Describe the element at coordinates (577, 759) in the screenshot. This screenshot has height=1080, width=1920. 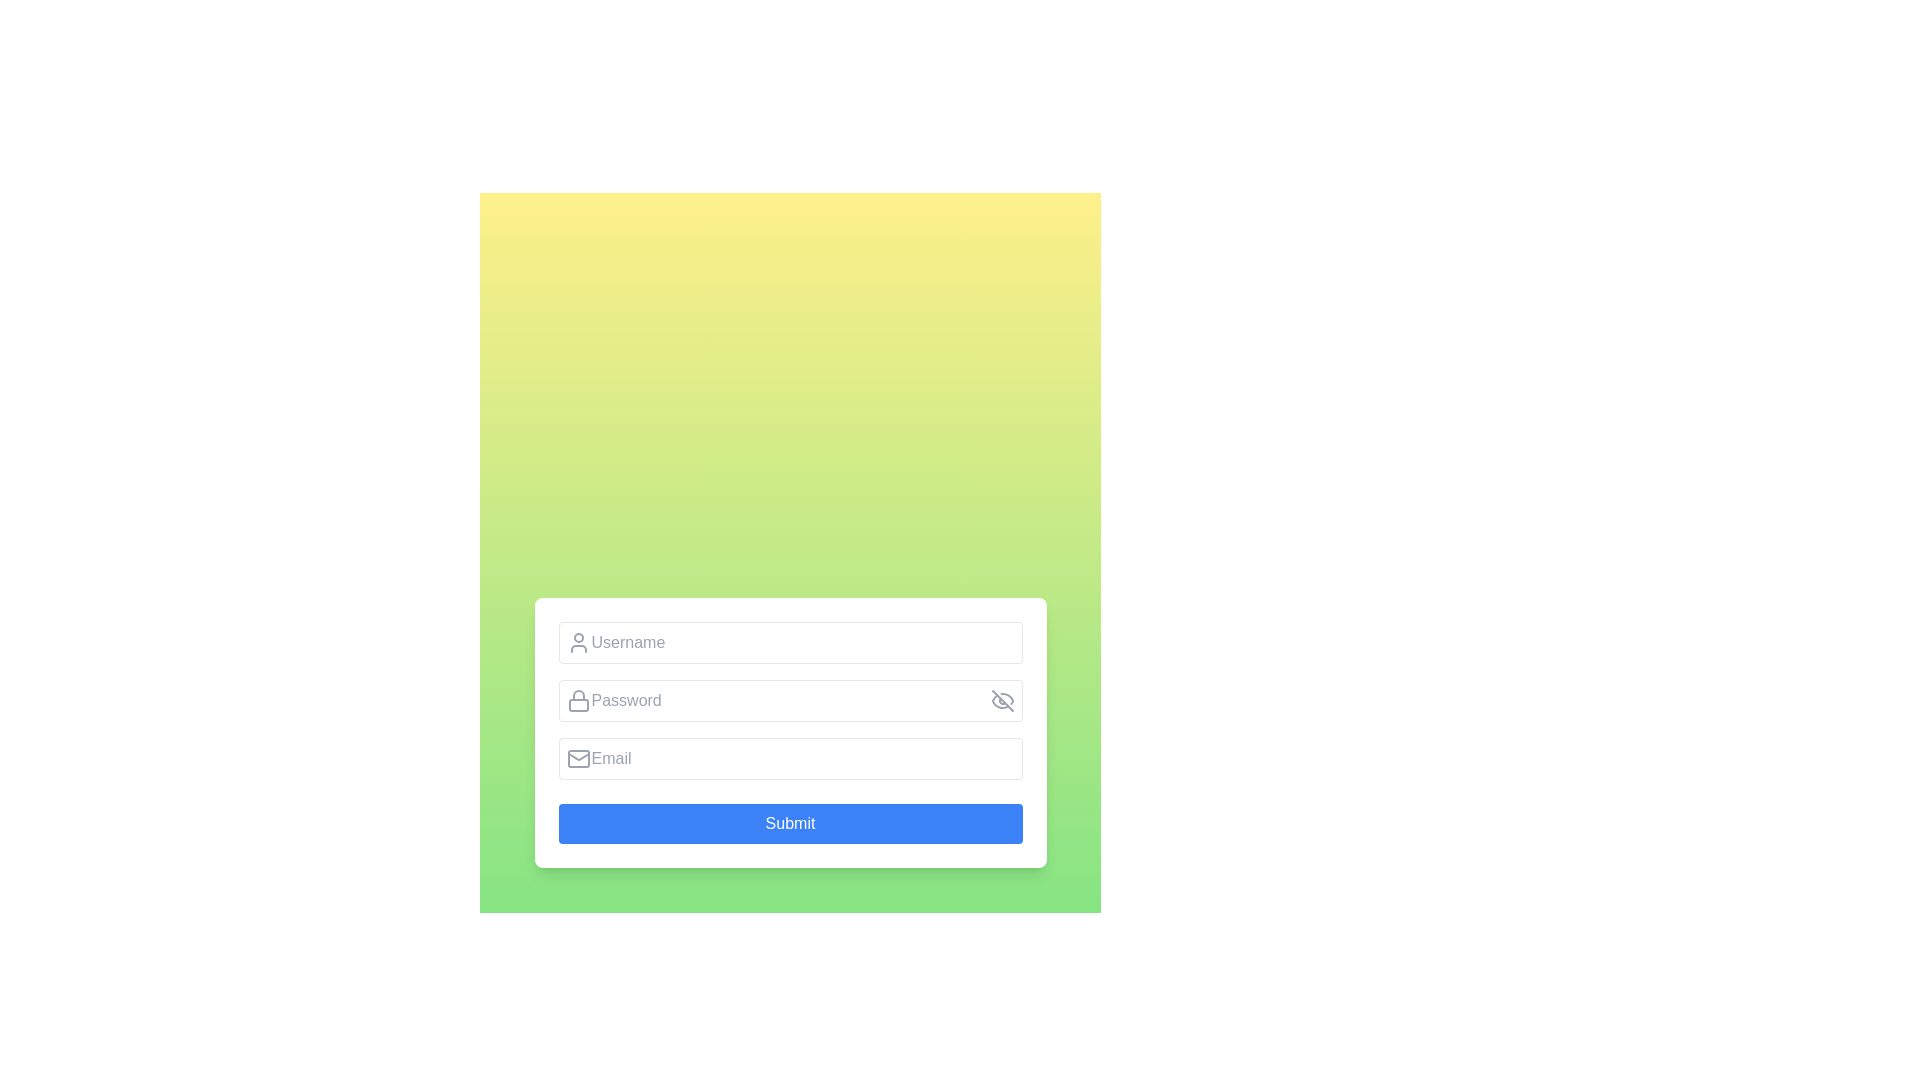
I see `the email icon located to the far left within the email input field, adjacent to the field labeled 'Email', which visually indicates the purpose of the input for an email address` at that location.